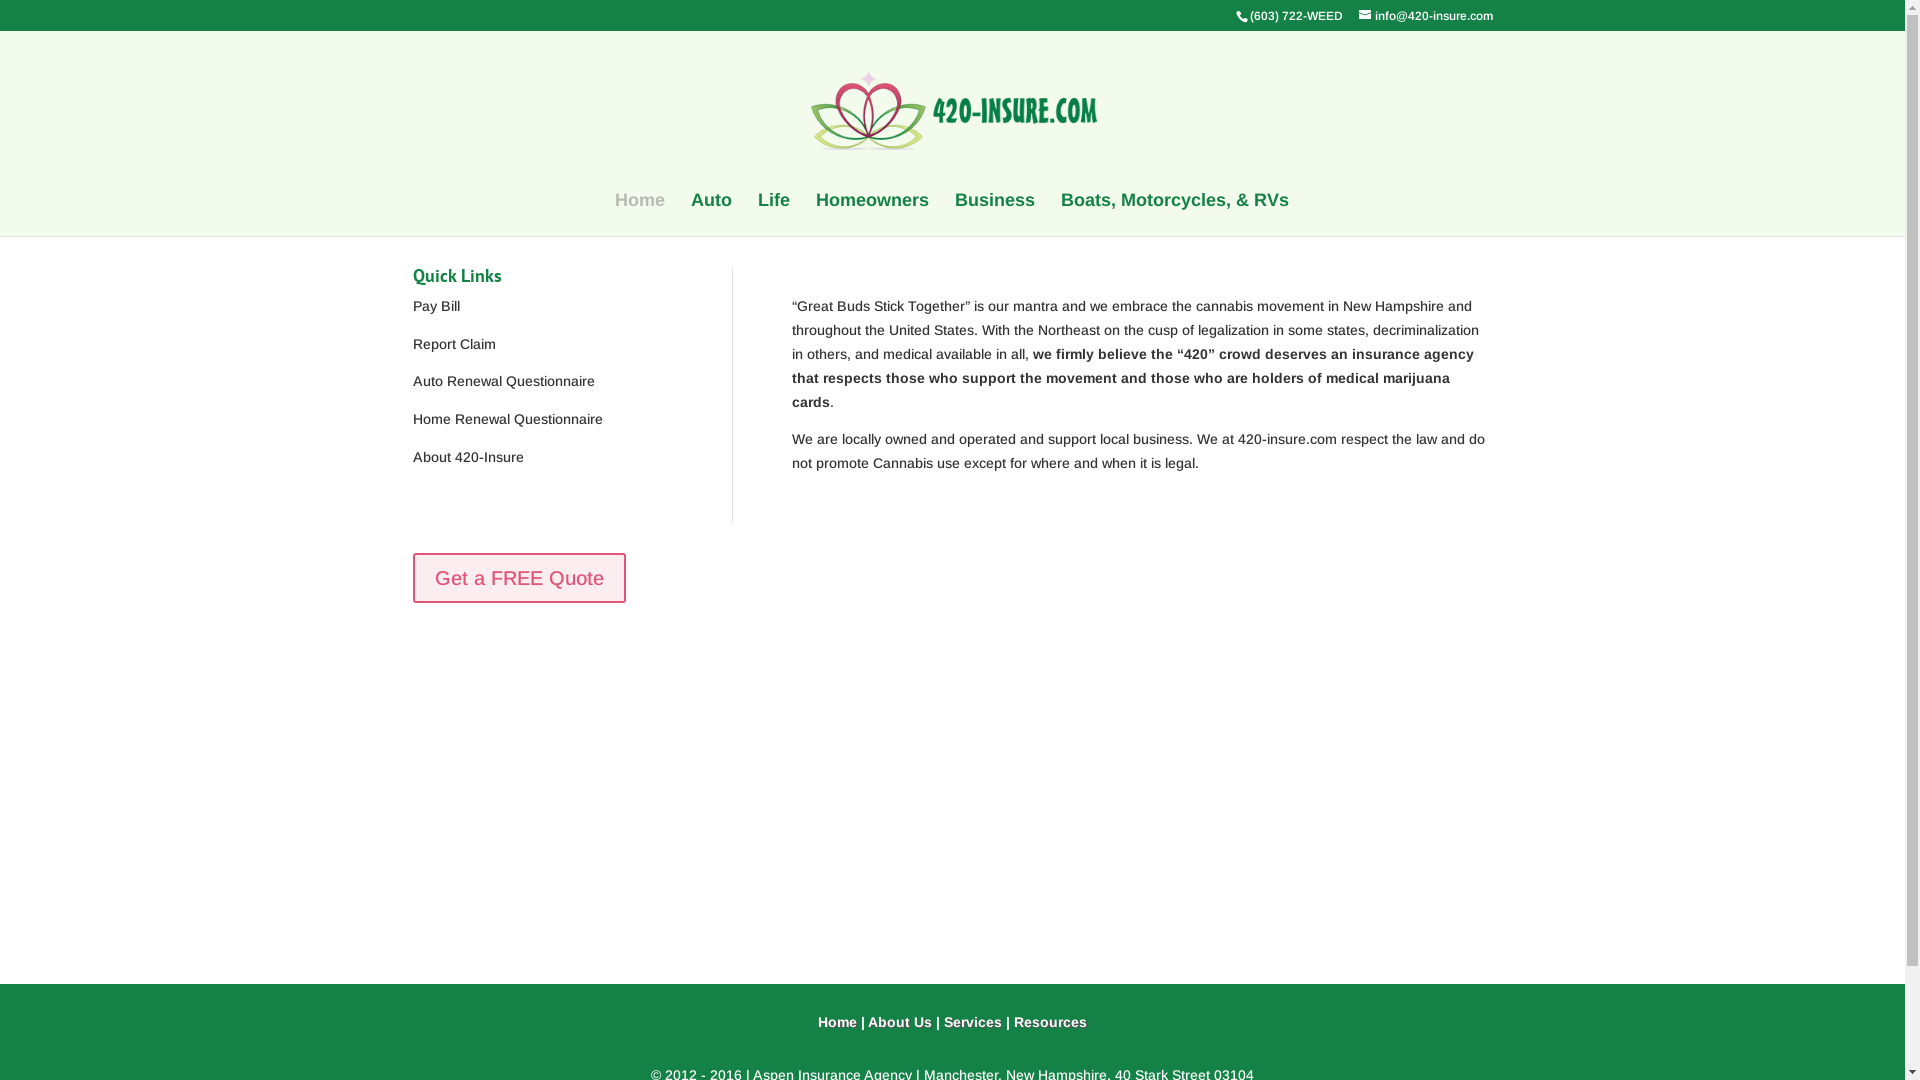 The height and width of the screenshot is (1080, 1920). What do you see at coordinates (1424, 15) in the screenshot?
I see `'info@420-insure.com'` at bounding box center [1424, 15].